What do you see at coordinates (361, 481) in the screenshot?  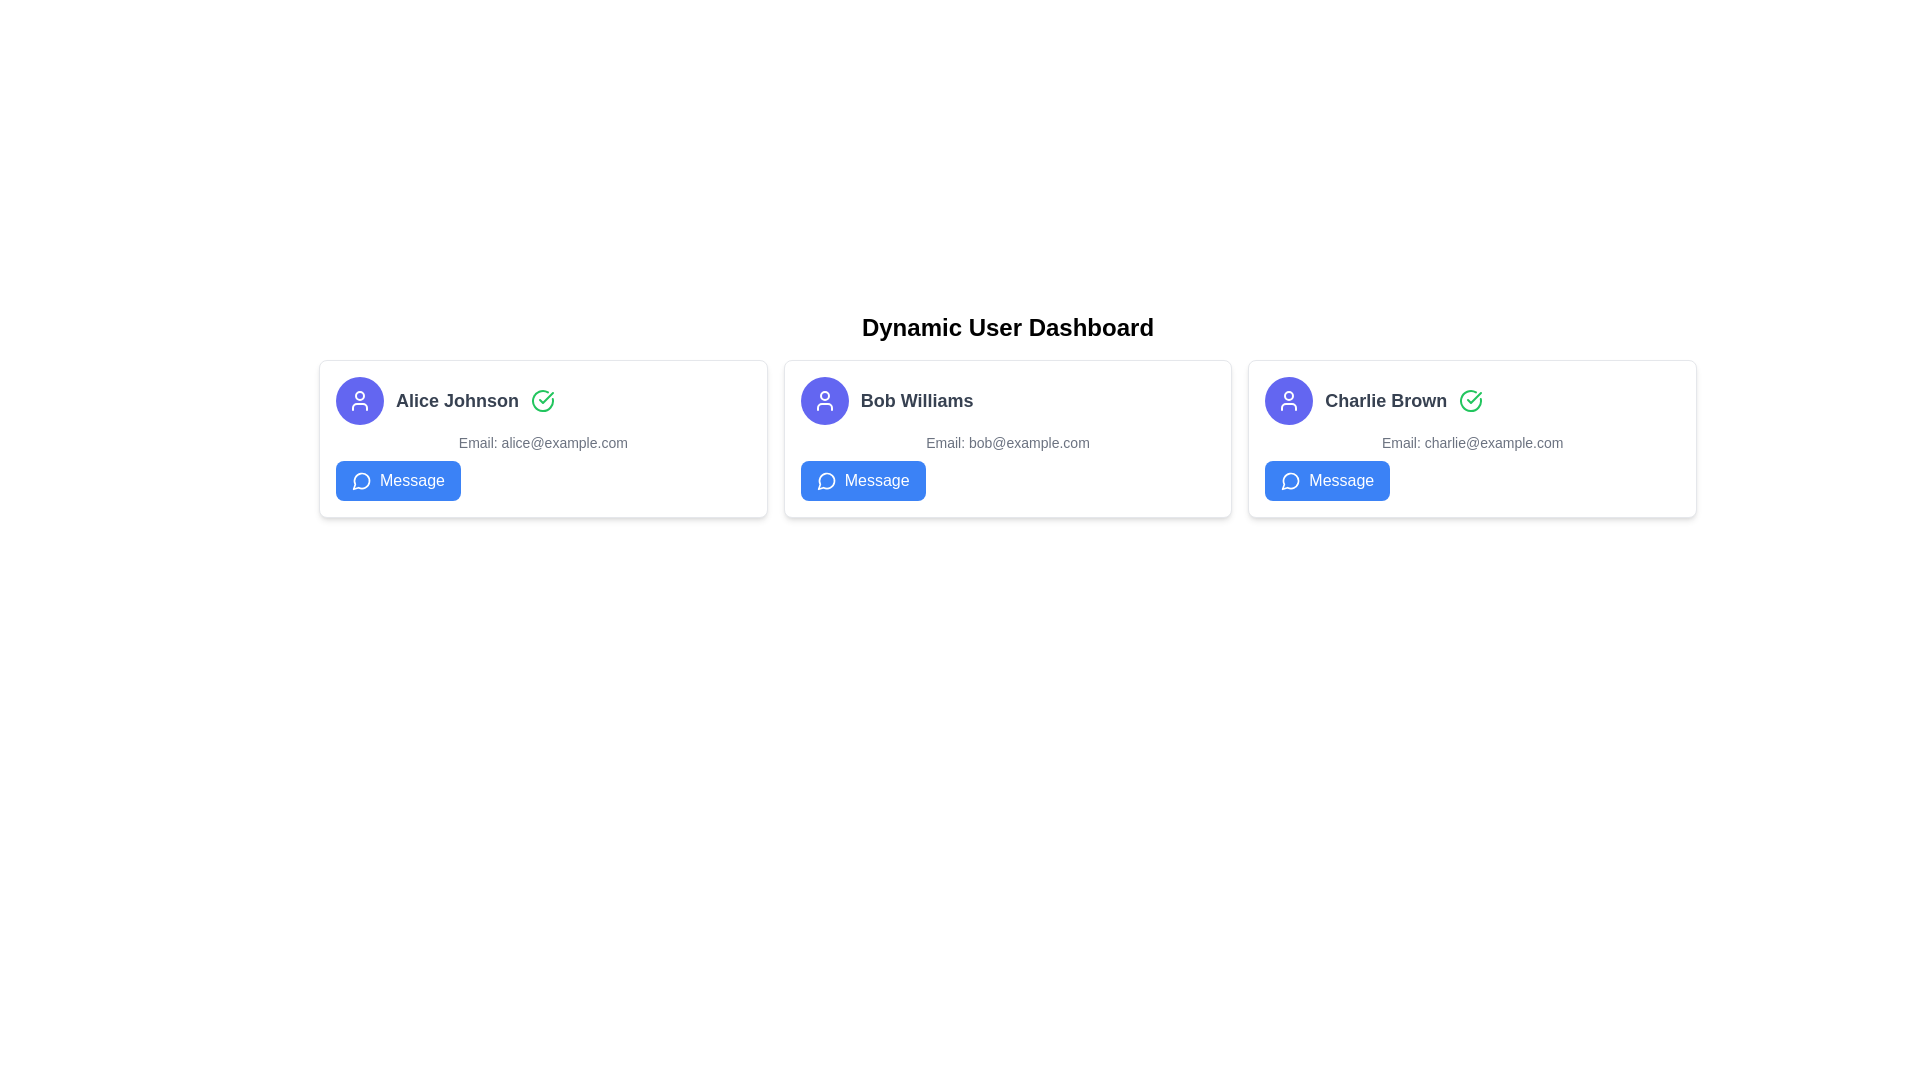 I see `the Icon or SVG graphical element located within the 'Message' button for 'Alice Johnson', which visually complements the text 'Message'` at bounding box center [361, 481].